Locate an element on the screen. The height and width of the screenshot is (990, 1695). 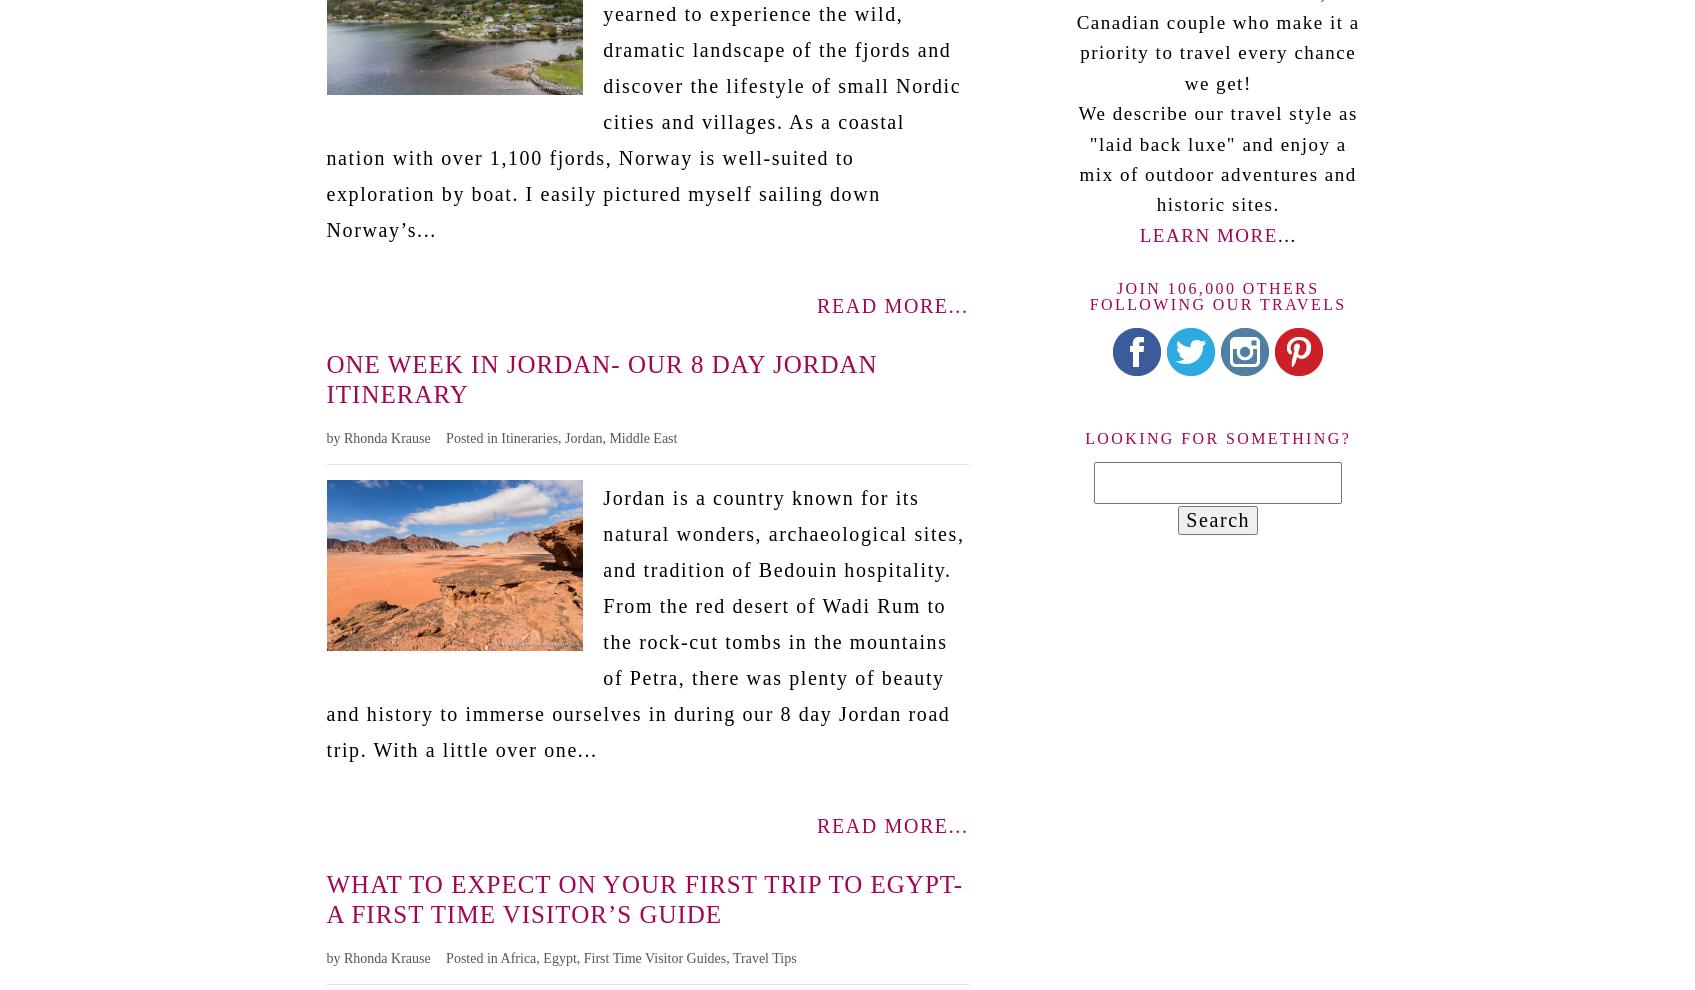
'Looking for something?' is located at coordinates (1084, 437).